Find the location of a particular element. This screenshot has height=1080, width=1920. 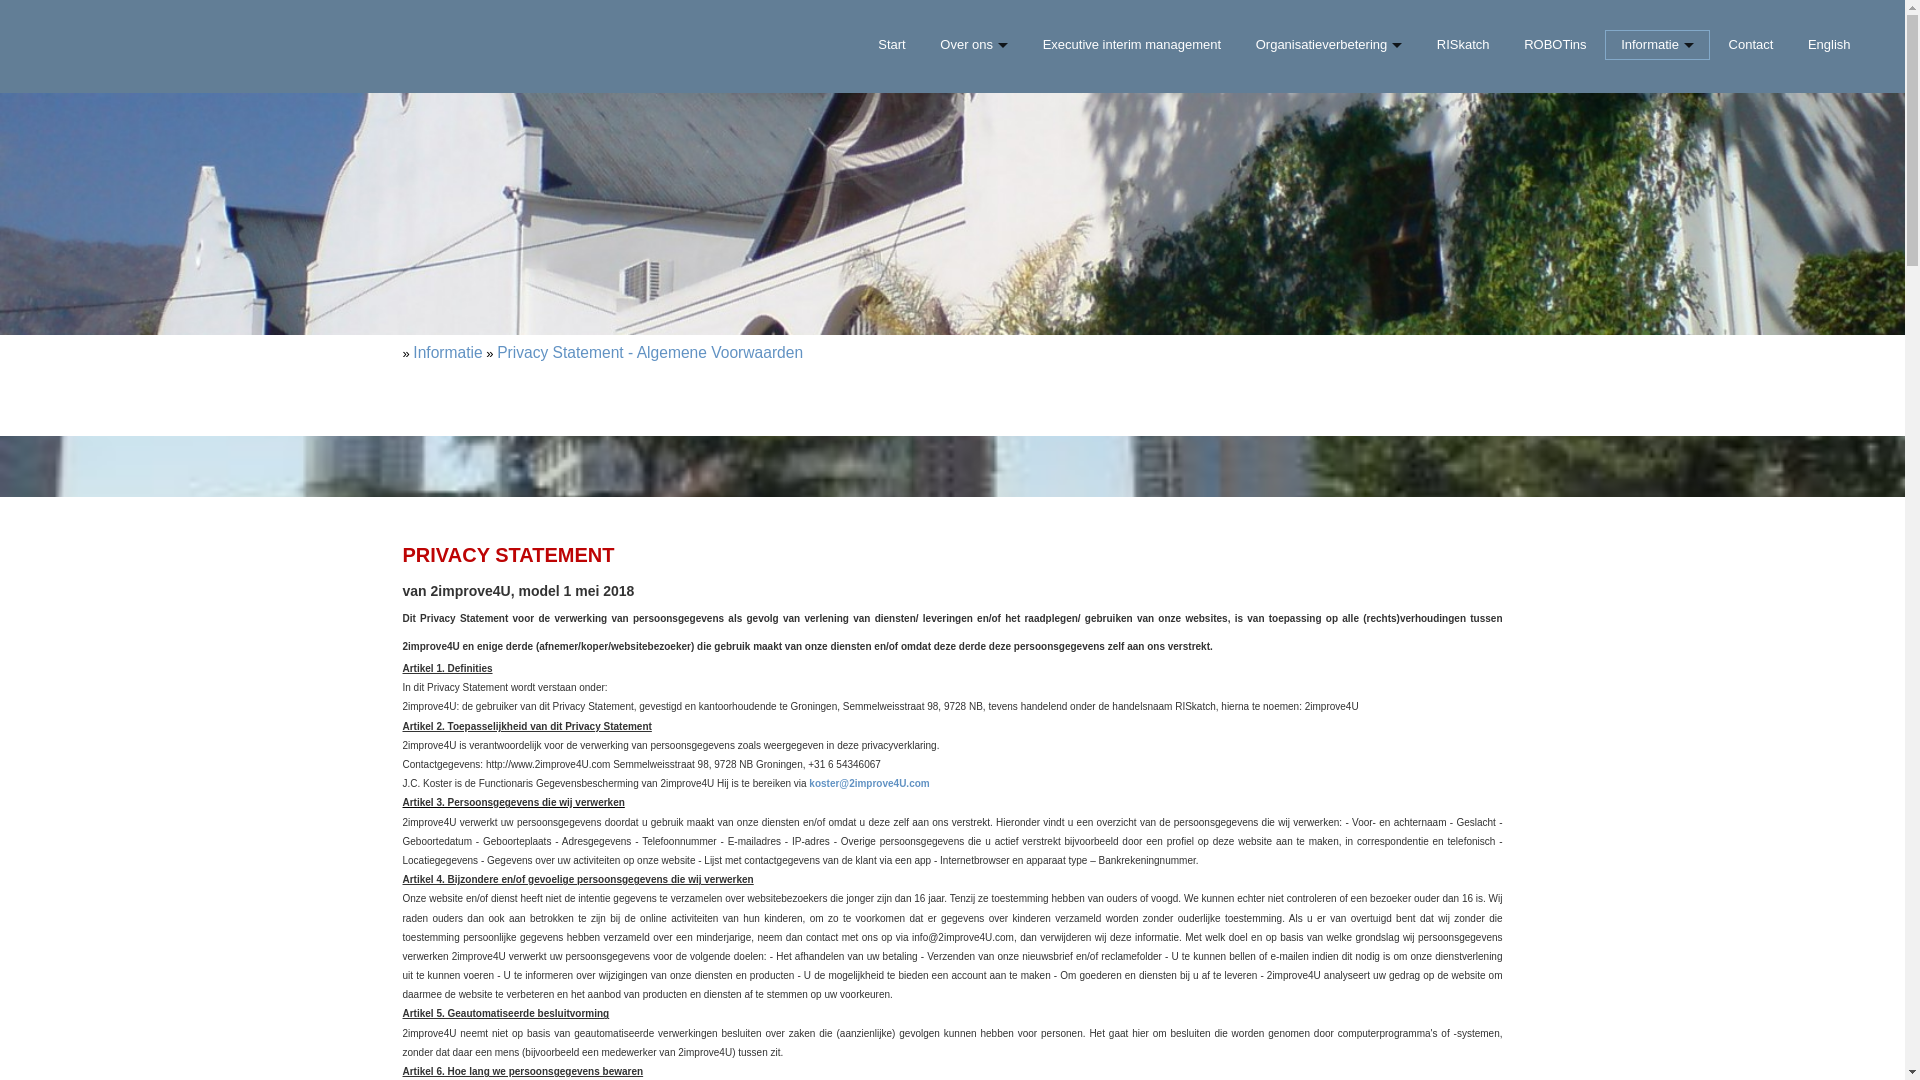

'Executive interim management' is located at coordinates (1131, 45).